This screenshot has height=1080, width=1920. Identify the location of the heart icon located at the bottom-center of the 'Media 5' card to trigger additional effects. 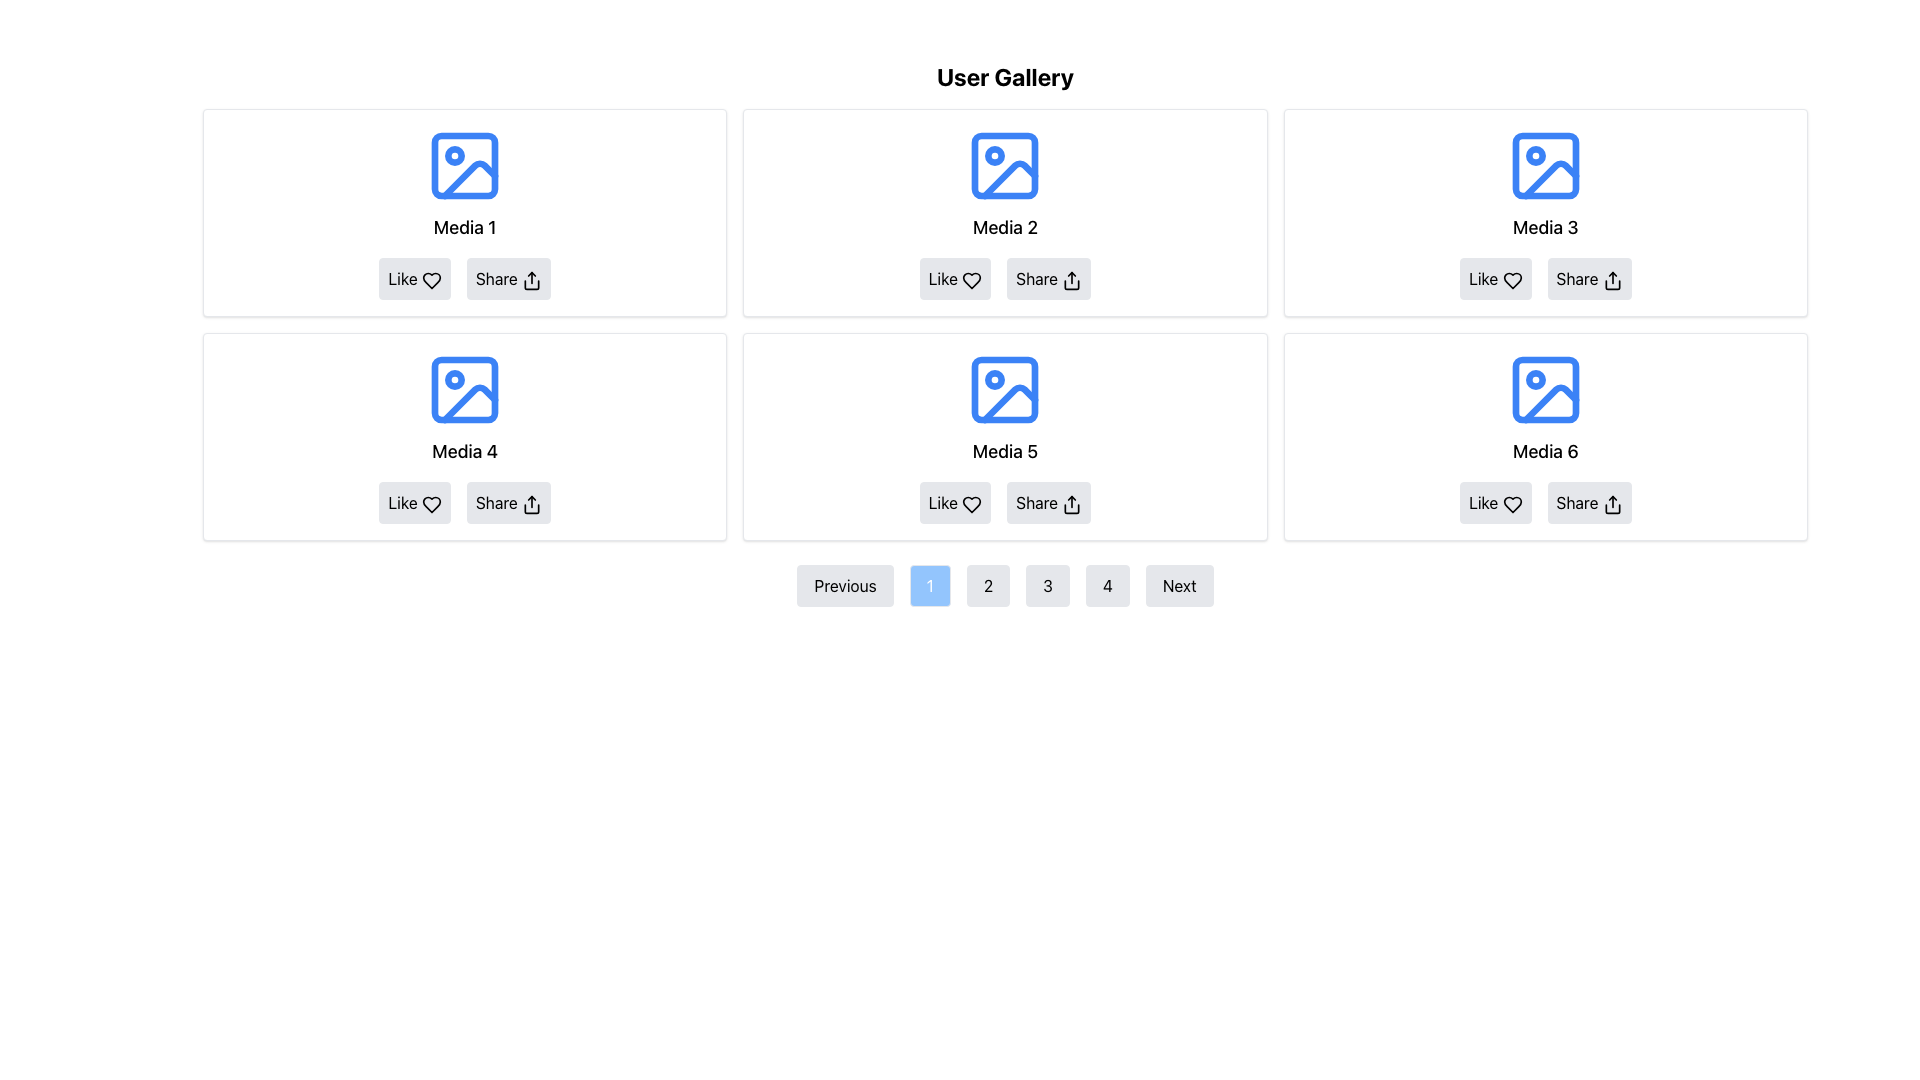
(972, 503).